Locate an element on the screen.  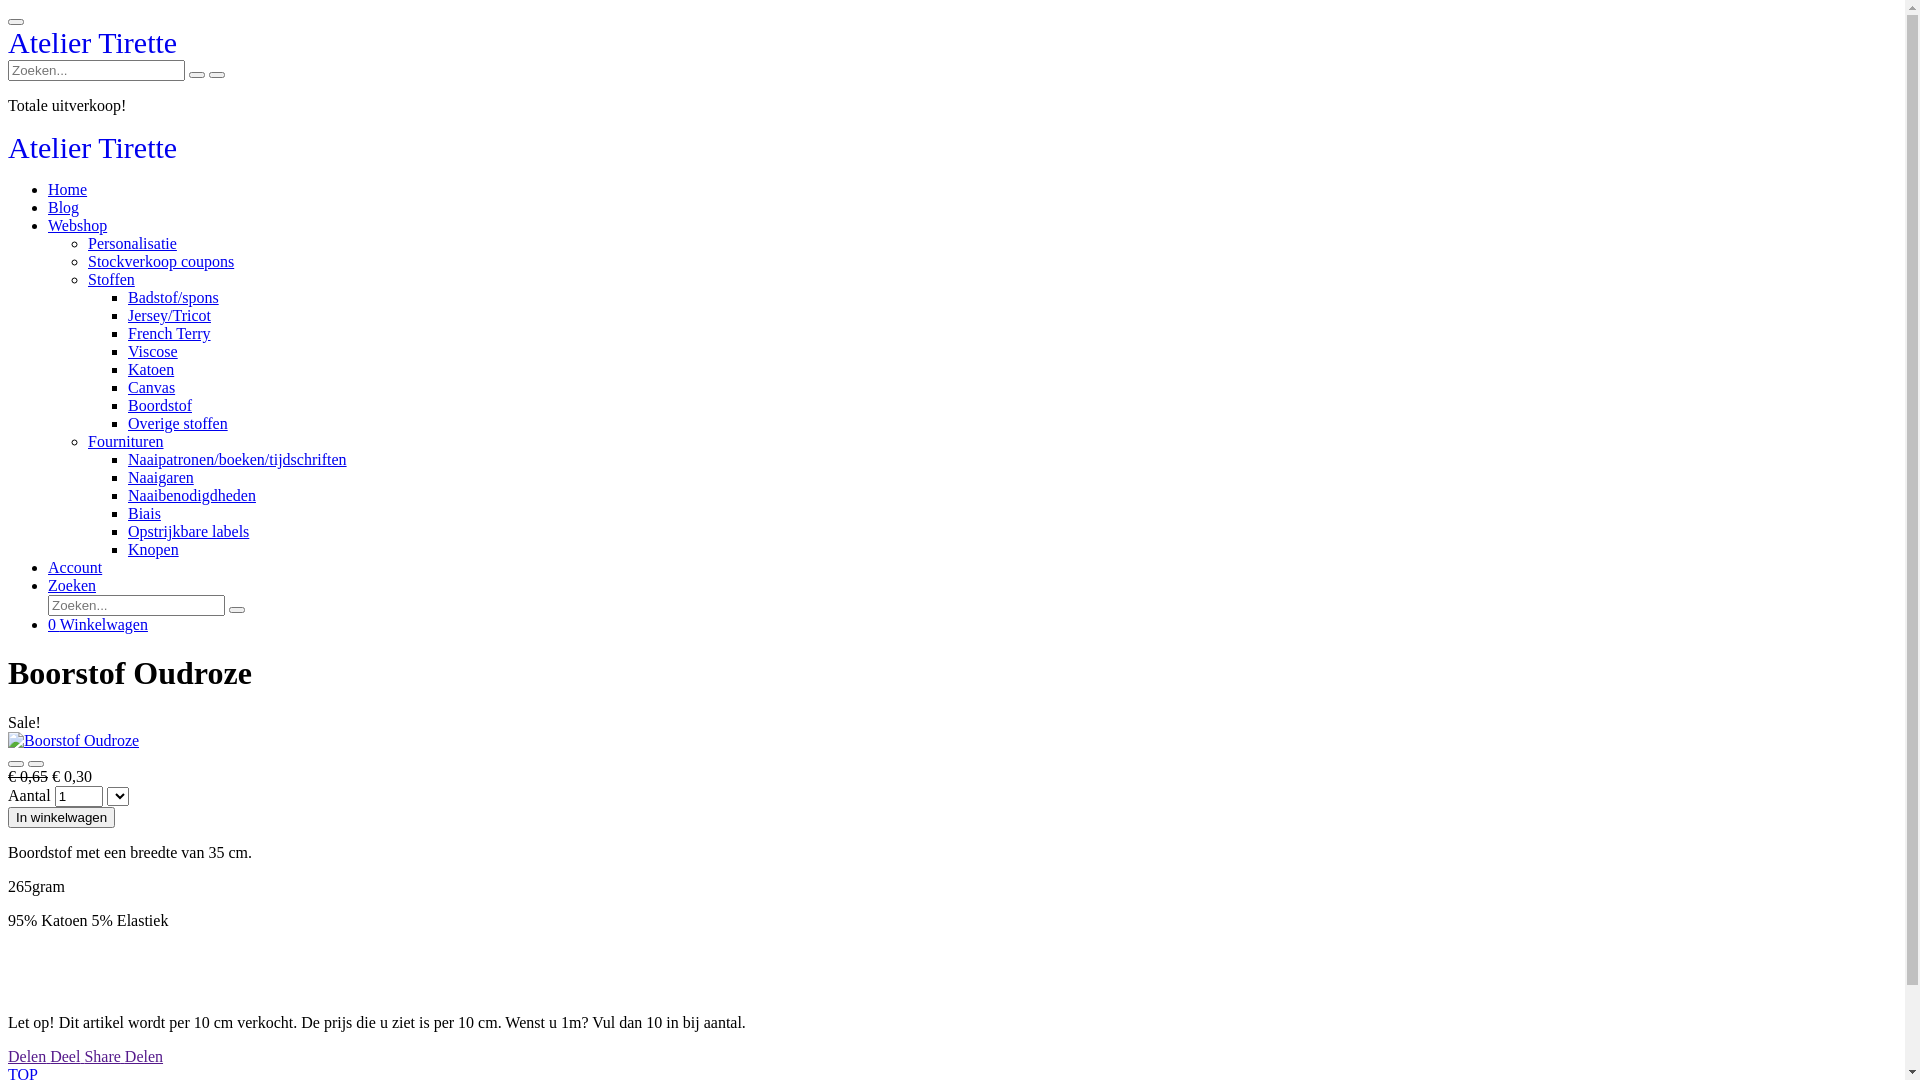
'Delen' is located at coordinates (8, 1055).